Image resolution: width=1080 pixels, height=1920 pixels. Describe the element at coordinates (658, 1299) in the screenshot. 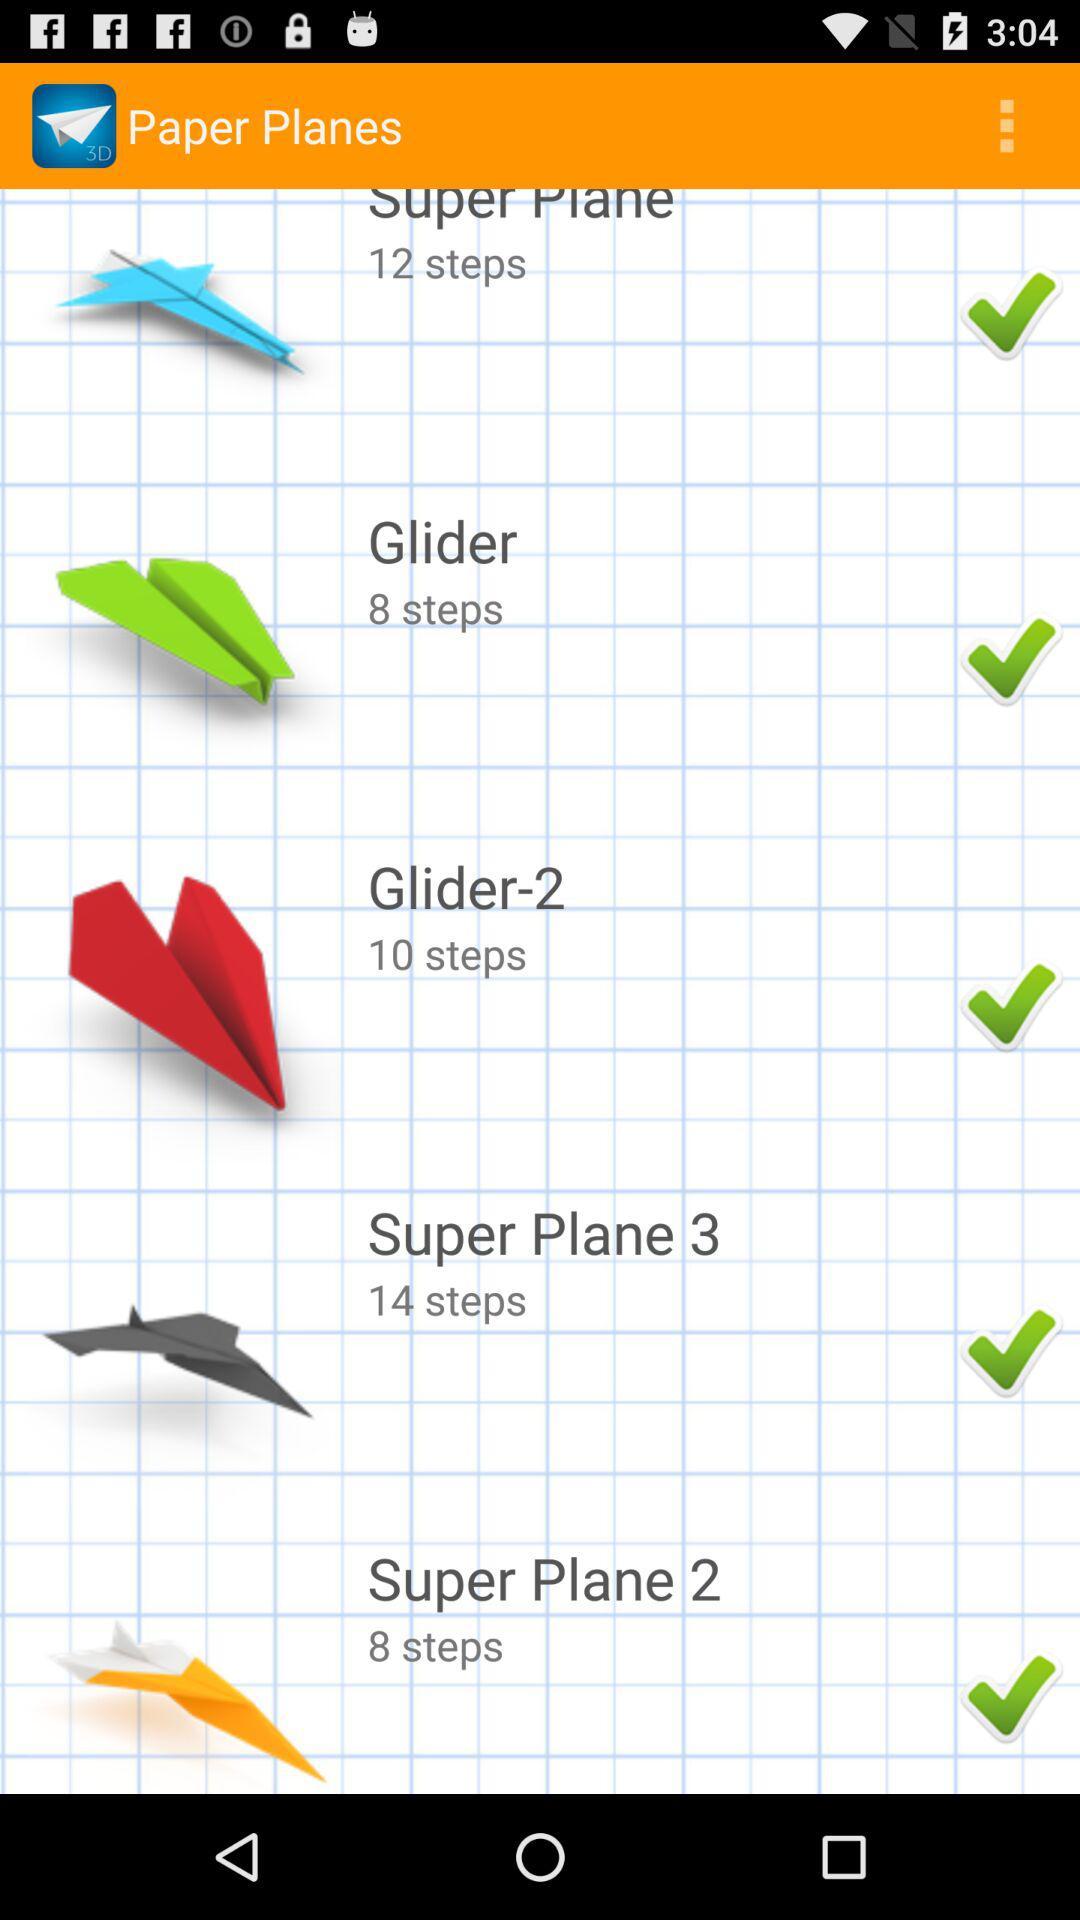

I see `item below super plane 3 app` at that location.